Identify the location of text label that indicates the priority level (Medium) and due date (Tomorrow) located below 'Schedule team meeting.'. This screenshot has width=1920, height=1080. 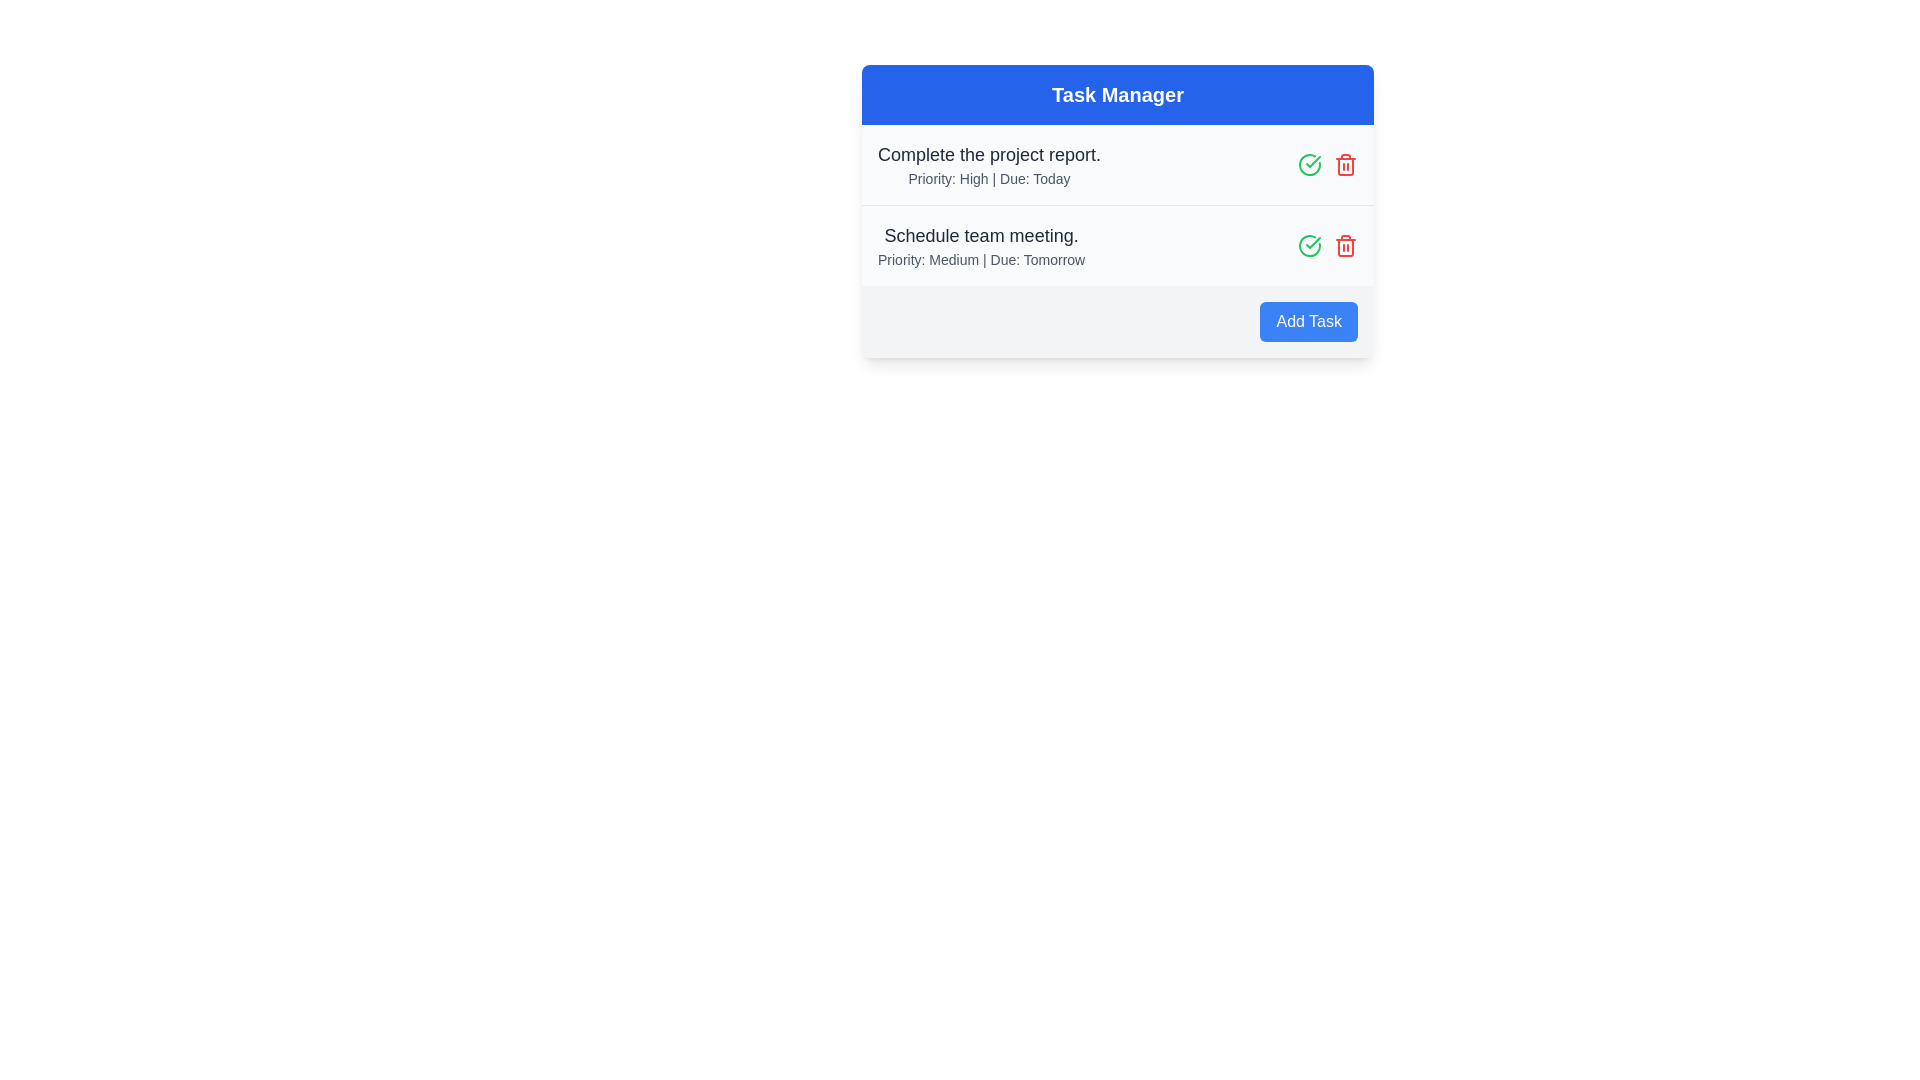
(981, 258).